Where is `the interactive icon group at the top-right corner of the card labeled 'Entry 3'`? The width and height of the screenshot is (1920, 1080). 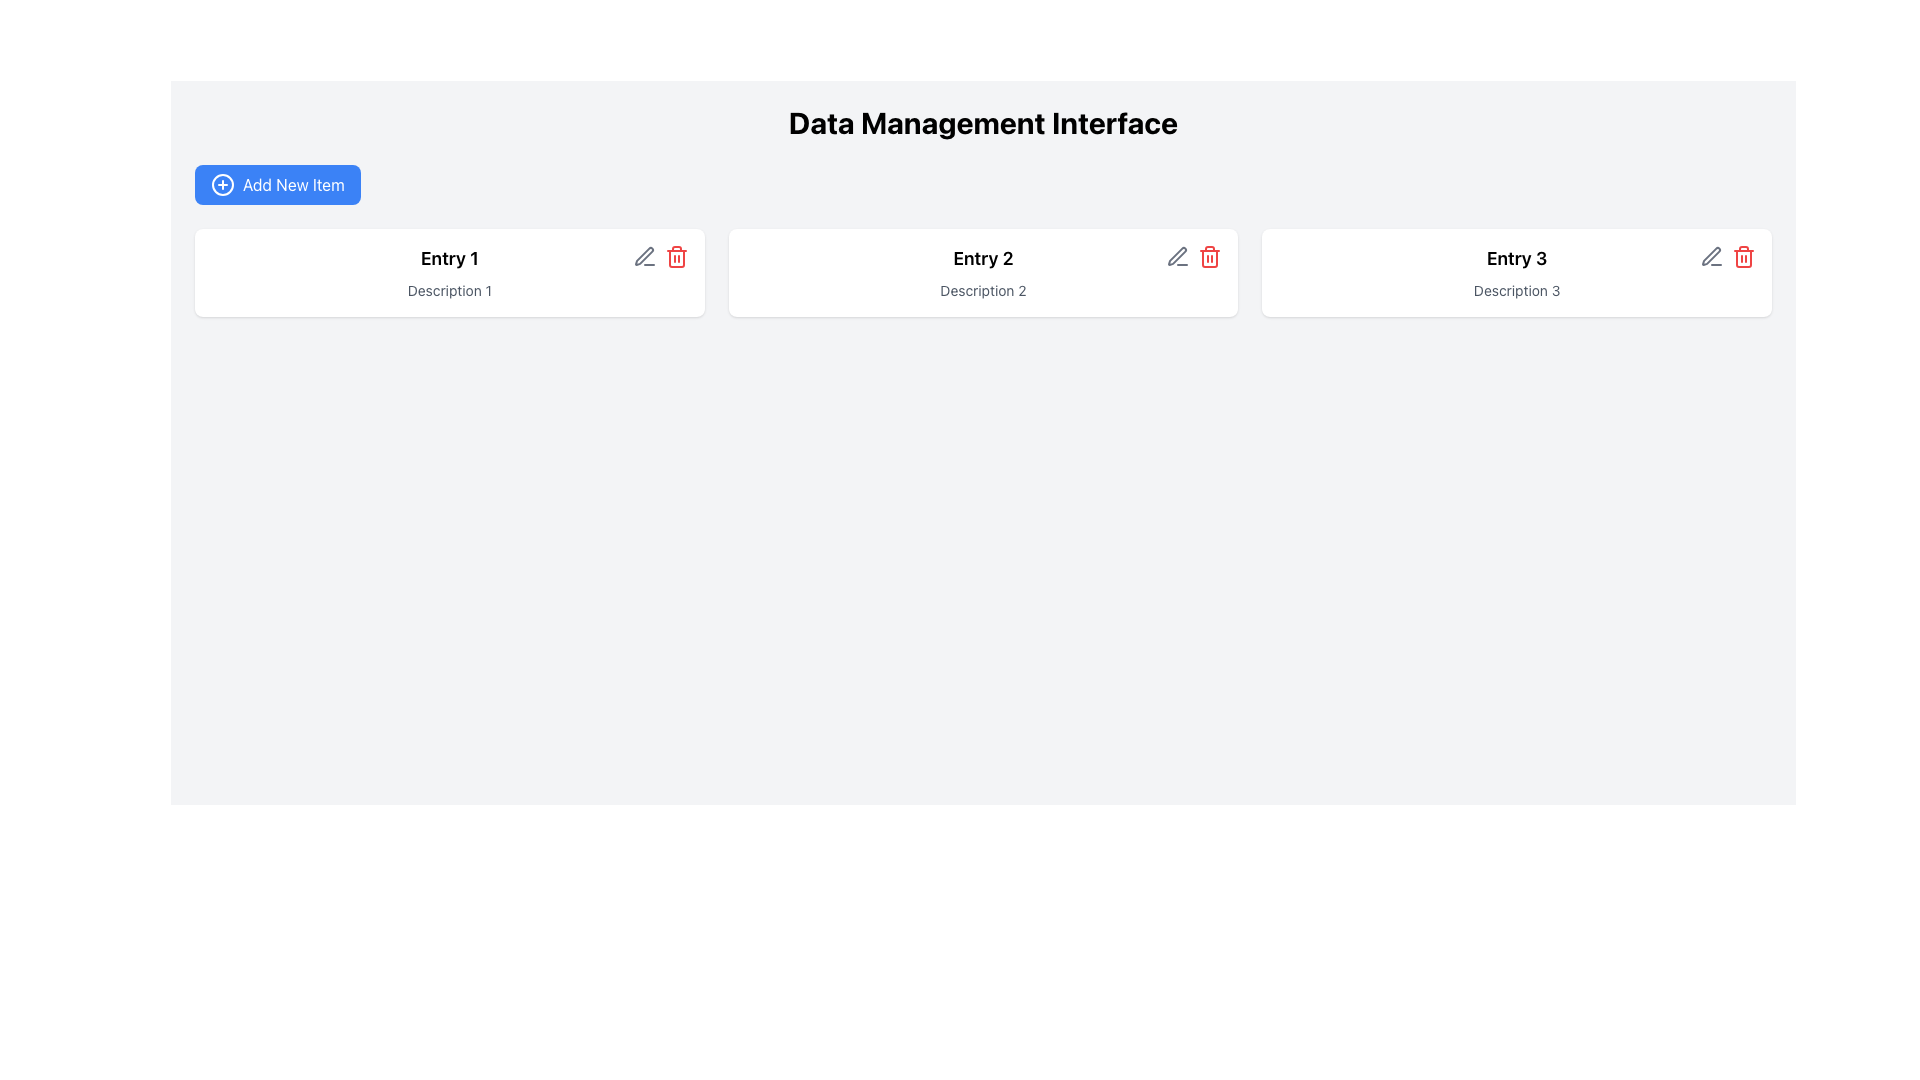 the interactive icon group at the top-right corner of the card labeled 'Entry 3' is located at coordinates (1727, 256).